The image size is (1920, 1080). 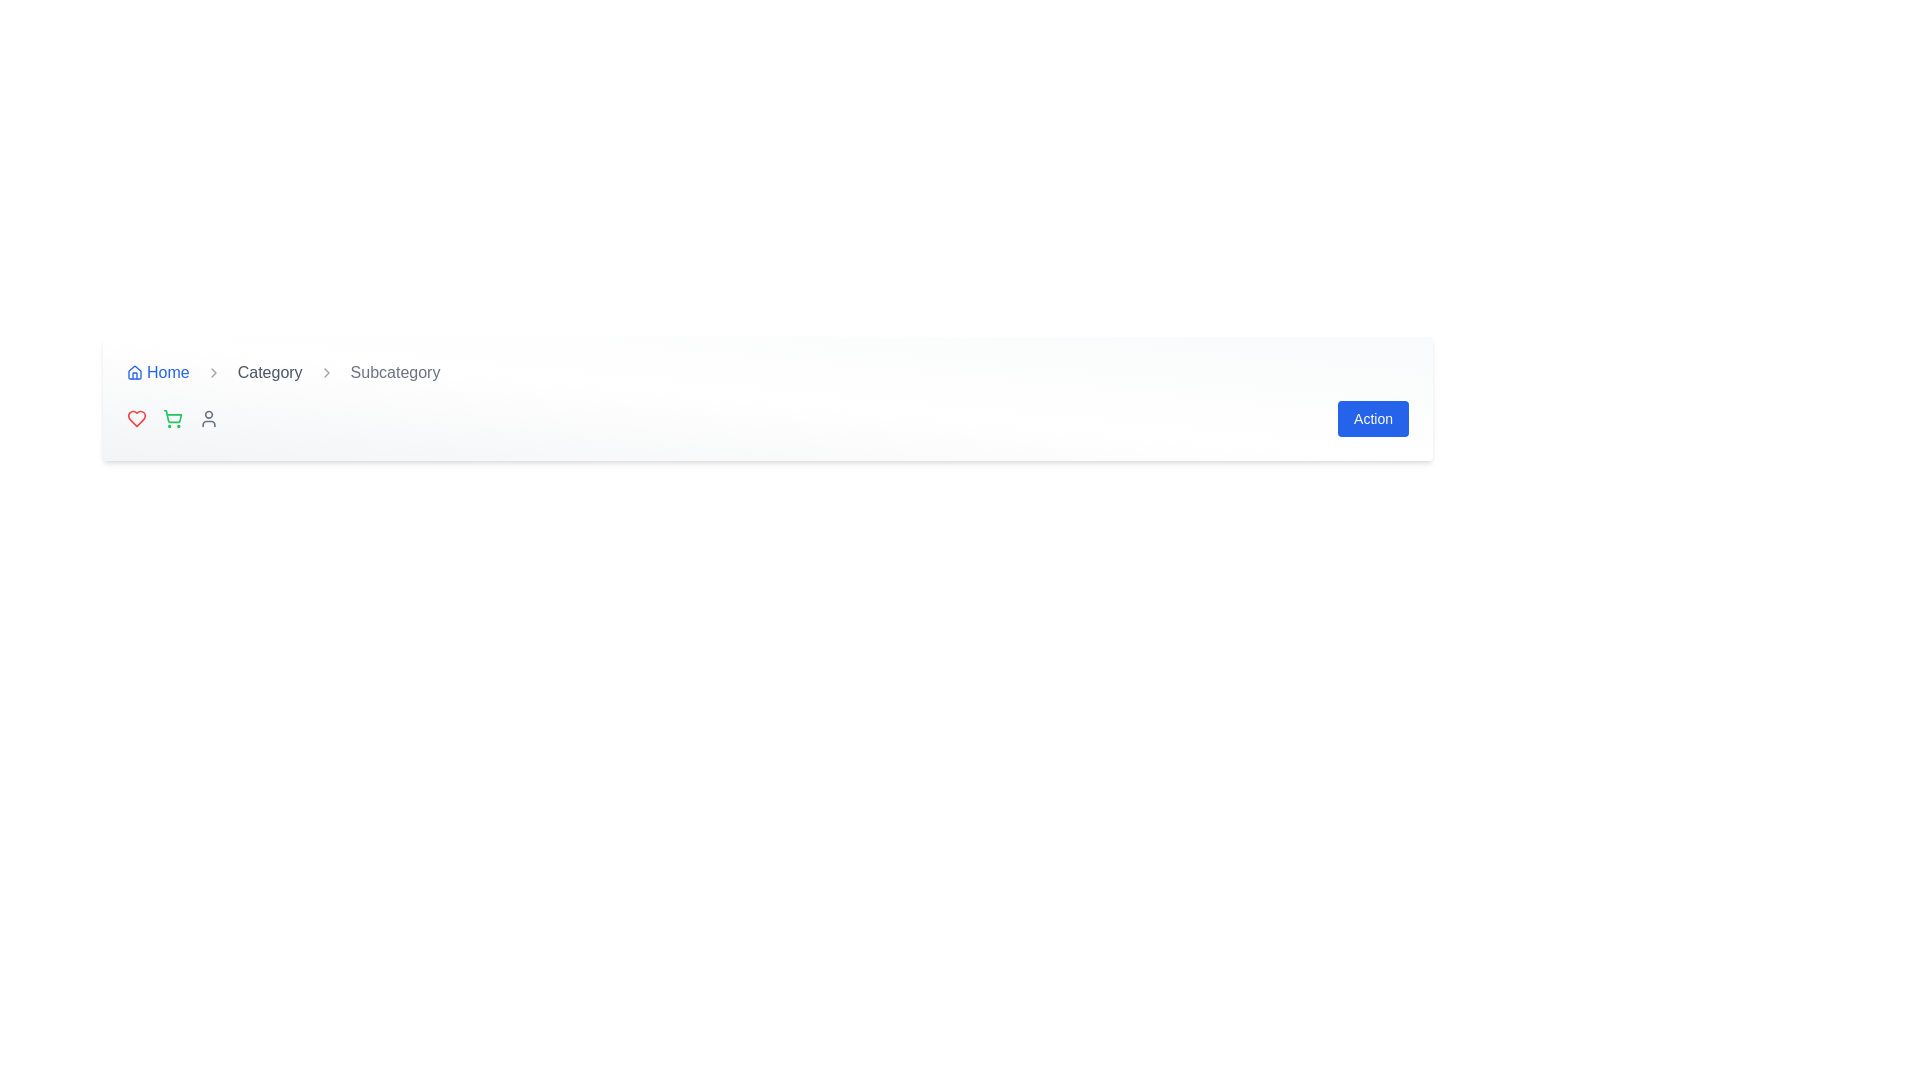 What do you see at coordinates (269, 372) in the screenshot?
I see `the 'Category' hyperlink` at bounding box center [269, 372].